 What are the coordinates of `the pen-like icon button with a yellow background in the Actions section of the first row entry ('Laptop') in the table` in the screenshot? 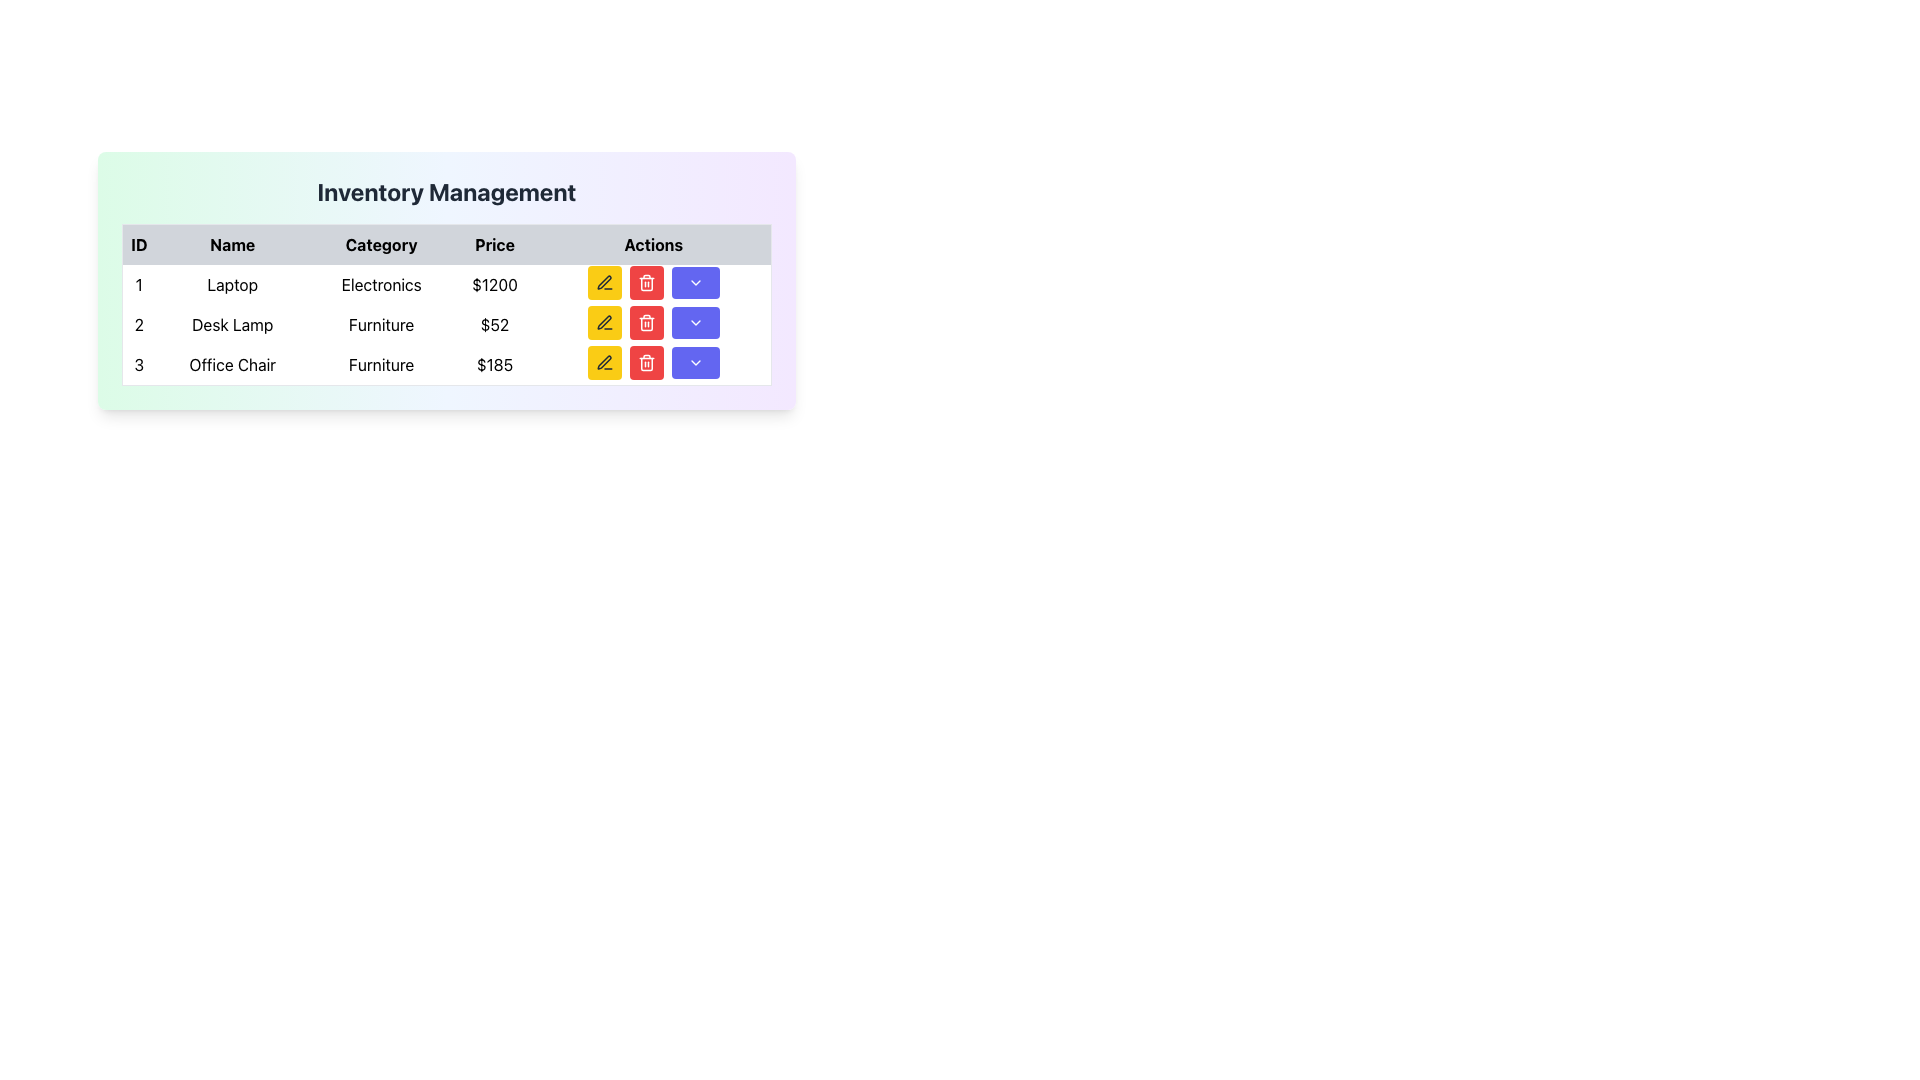 It's located at (603, 282).